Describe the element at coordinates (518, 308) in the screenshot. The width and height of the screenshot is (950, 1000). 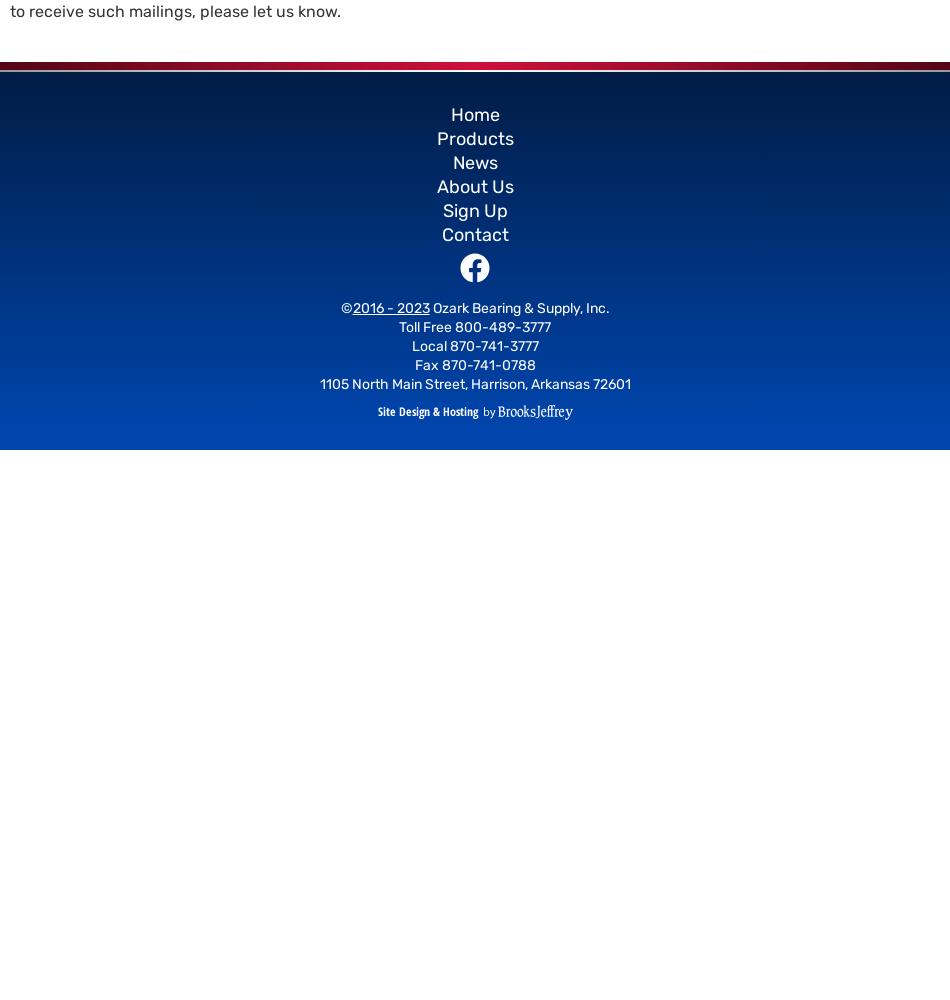
I see `'Ozark Bearing & Supply, Inc.'` at that location.